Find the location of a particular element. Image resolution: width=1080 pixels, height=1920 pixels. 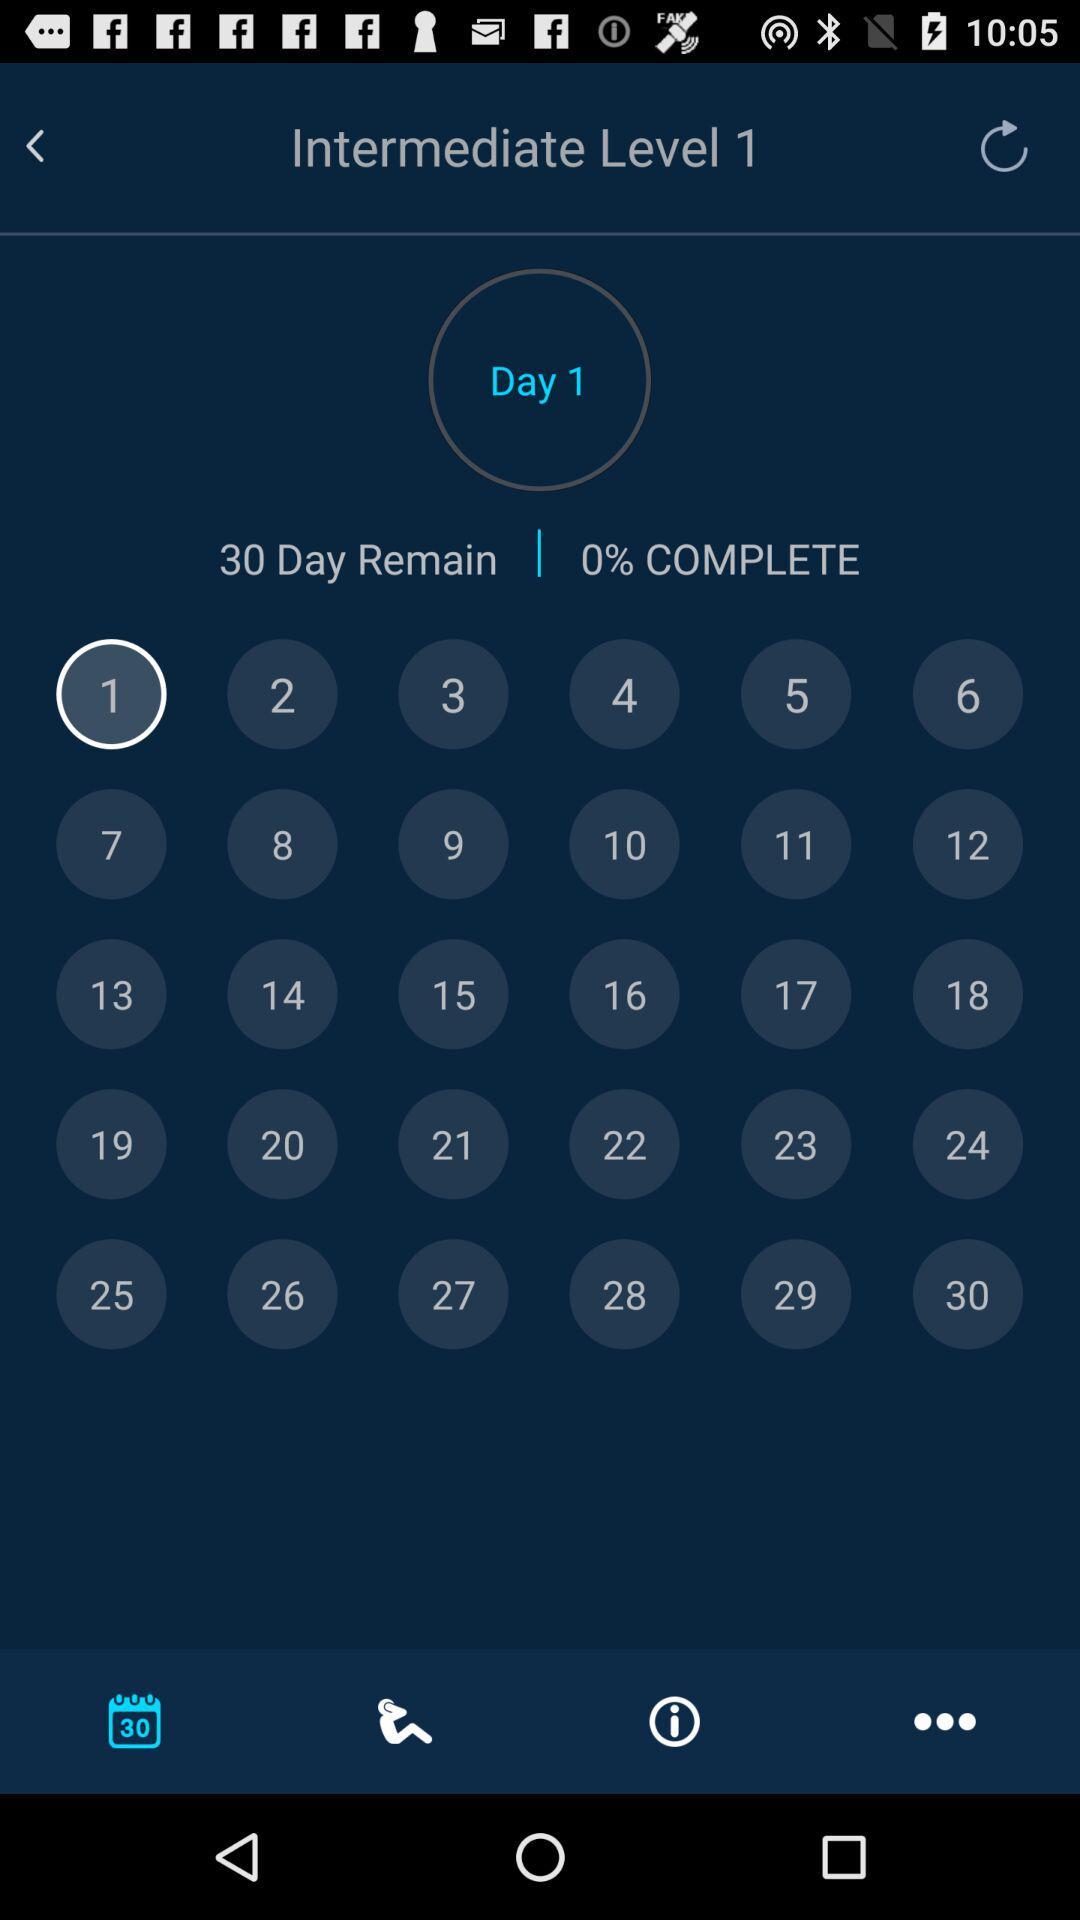

the volume icon is located at coordinates (623, 902).